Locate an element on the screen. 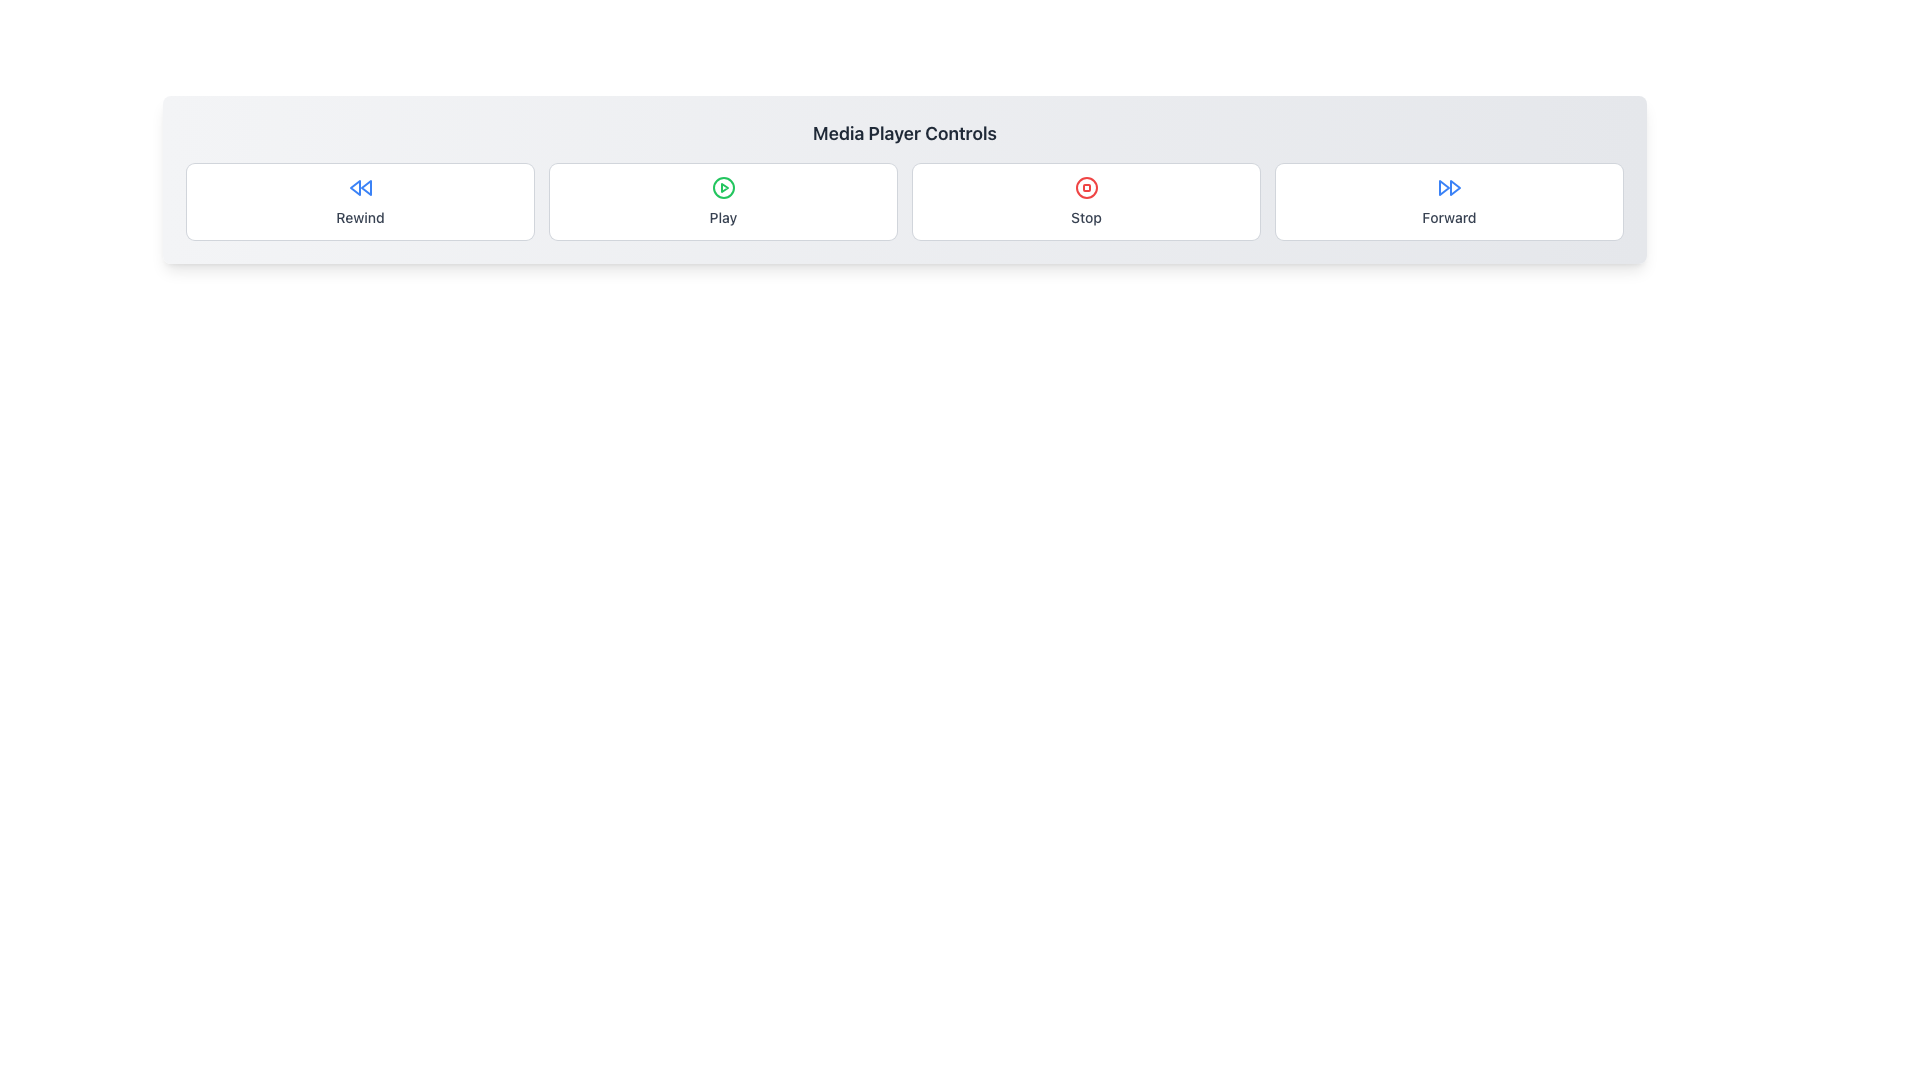 Image resolution: width=1920 pixels, height=1080 pixels. the green circular play icon located in the media control interface is located at coordinates (722, 188).